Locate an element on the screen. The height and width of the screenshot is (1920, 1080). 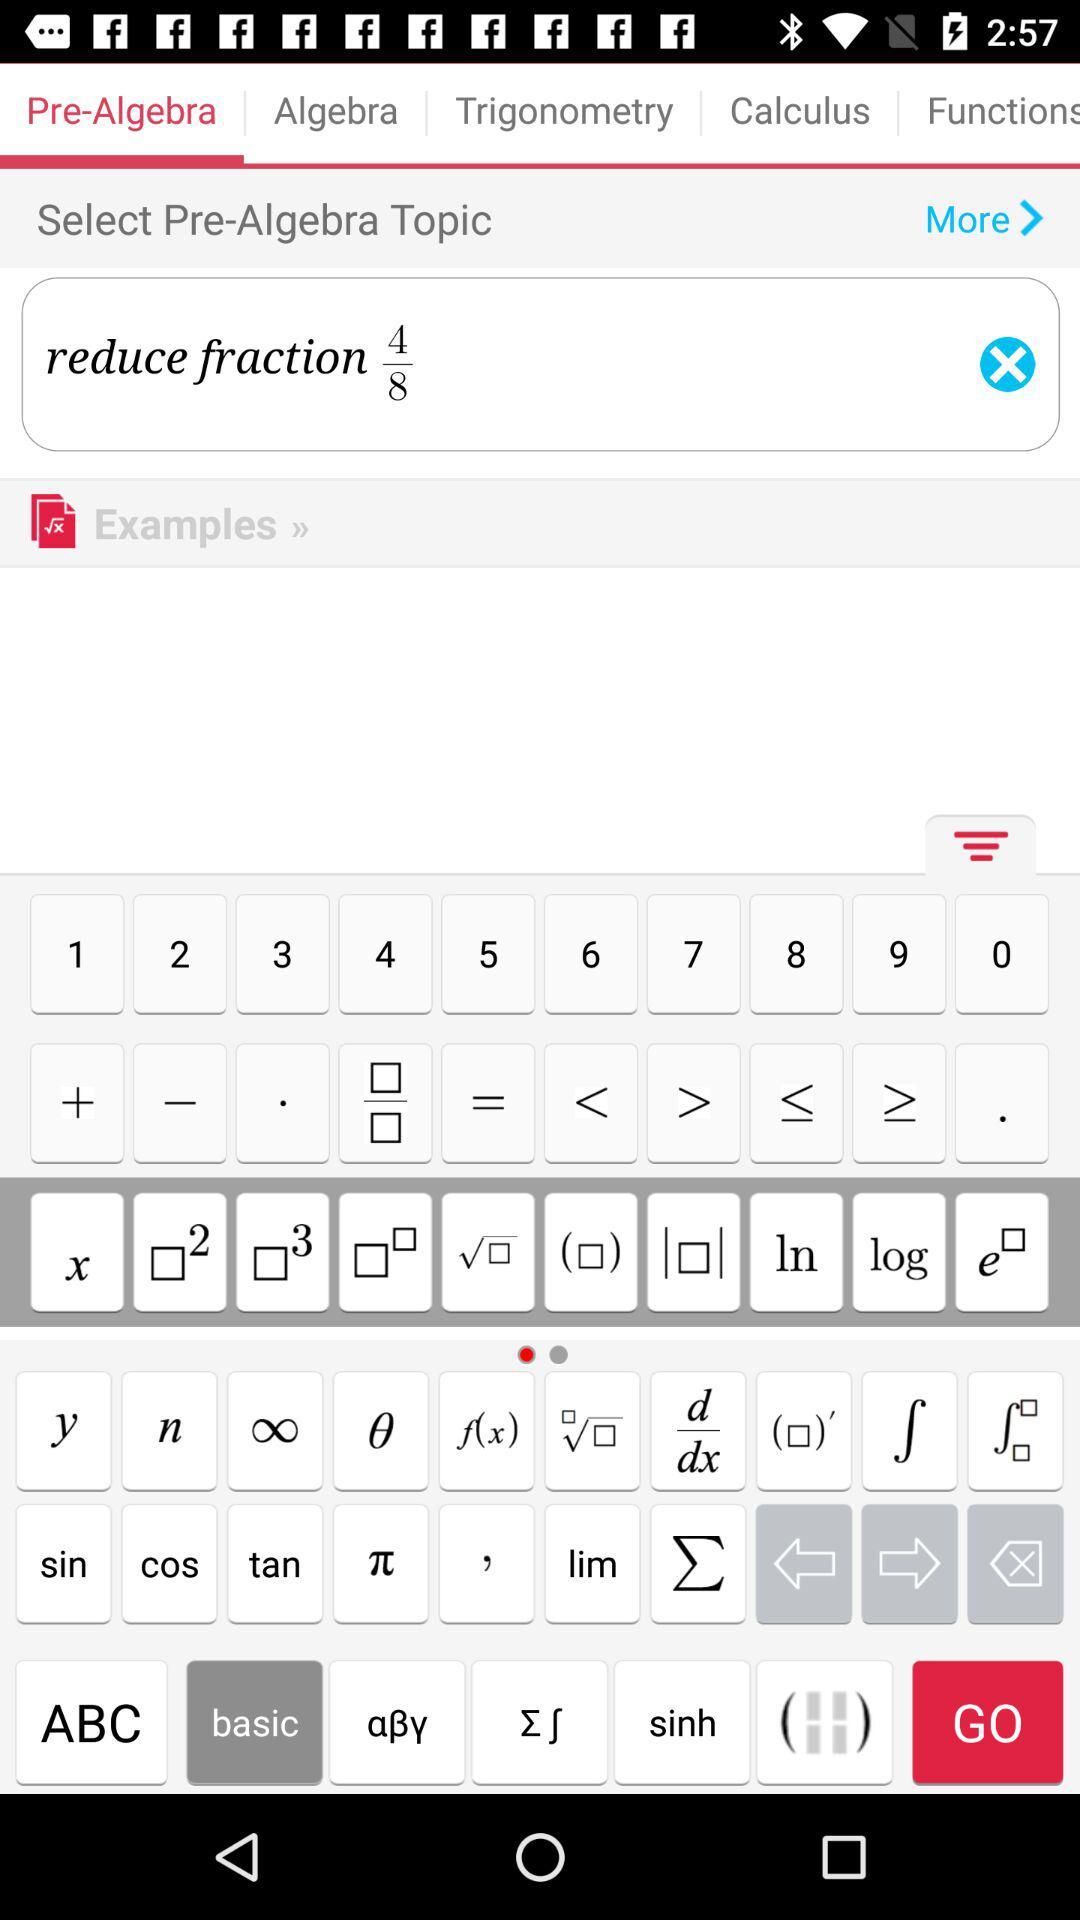
erase previous entry is located at coordinates (1015, 1562).